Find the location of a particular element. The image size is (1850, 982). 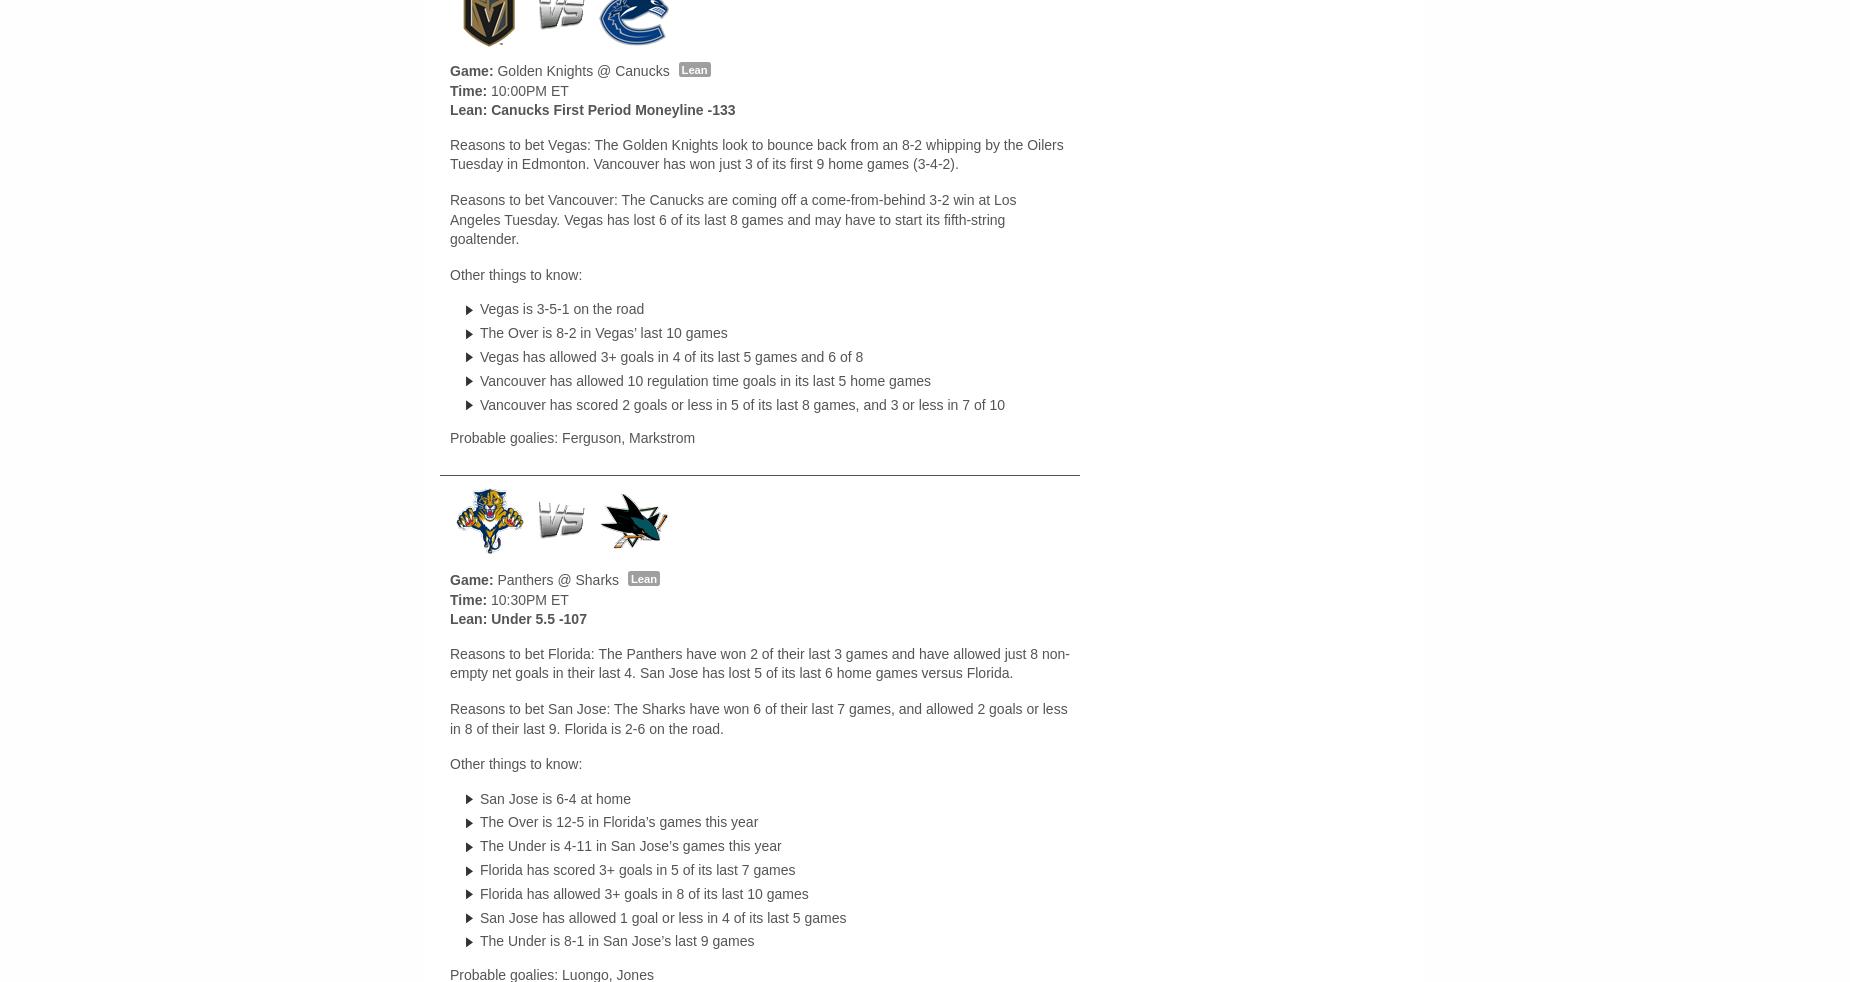

'10:00PM ET' is located at coordinates (527, 88).